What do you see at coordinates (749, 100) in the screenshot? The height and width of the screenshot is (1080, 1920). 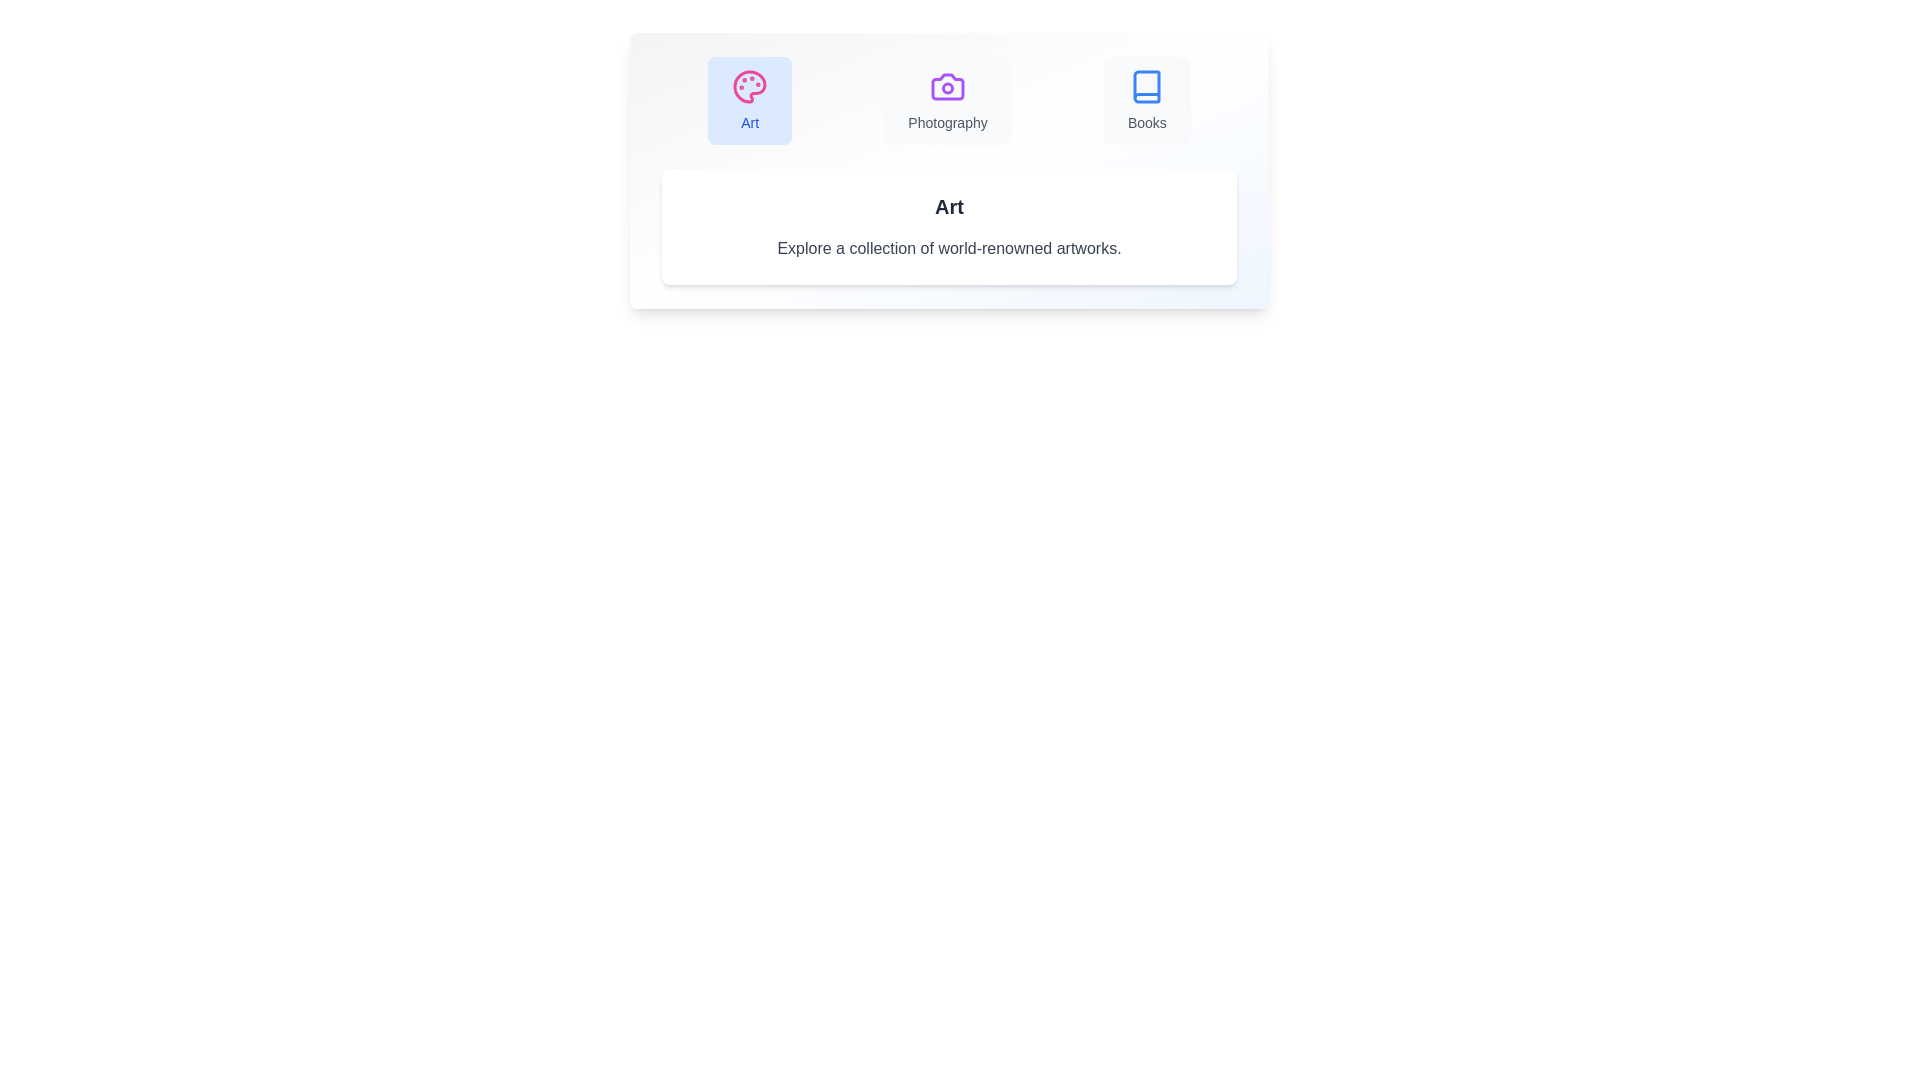 I see `the tab button labeled Art` at bounding box center [749, 100].